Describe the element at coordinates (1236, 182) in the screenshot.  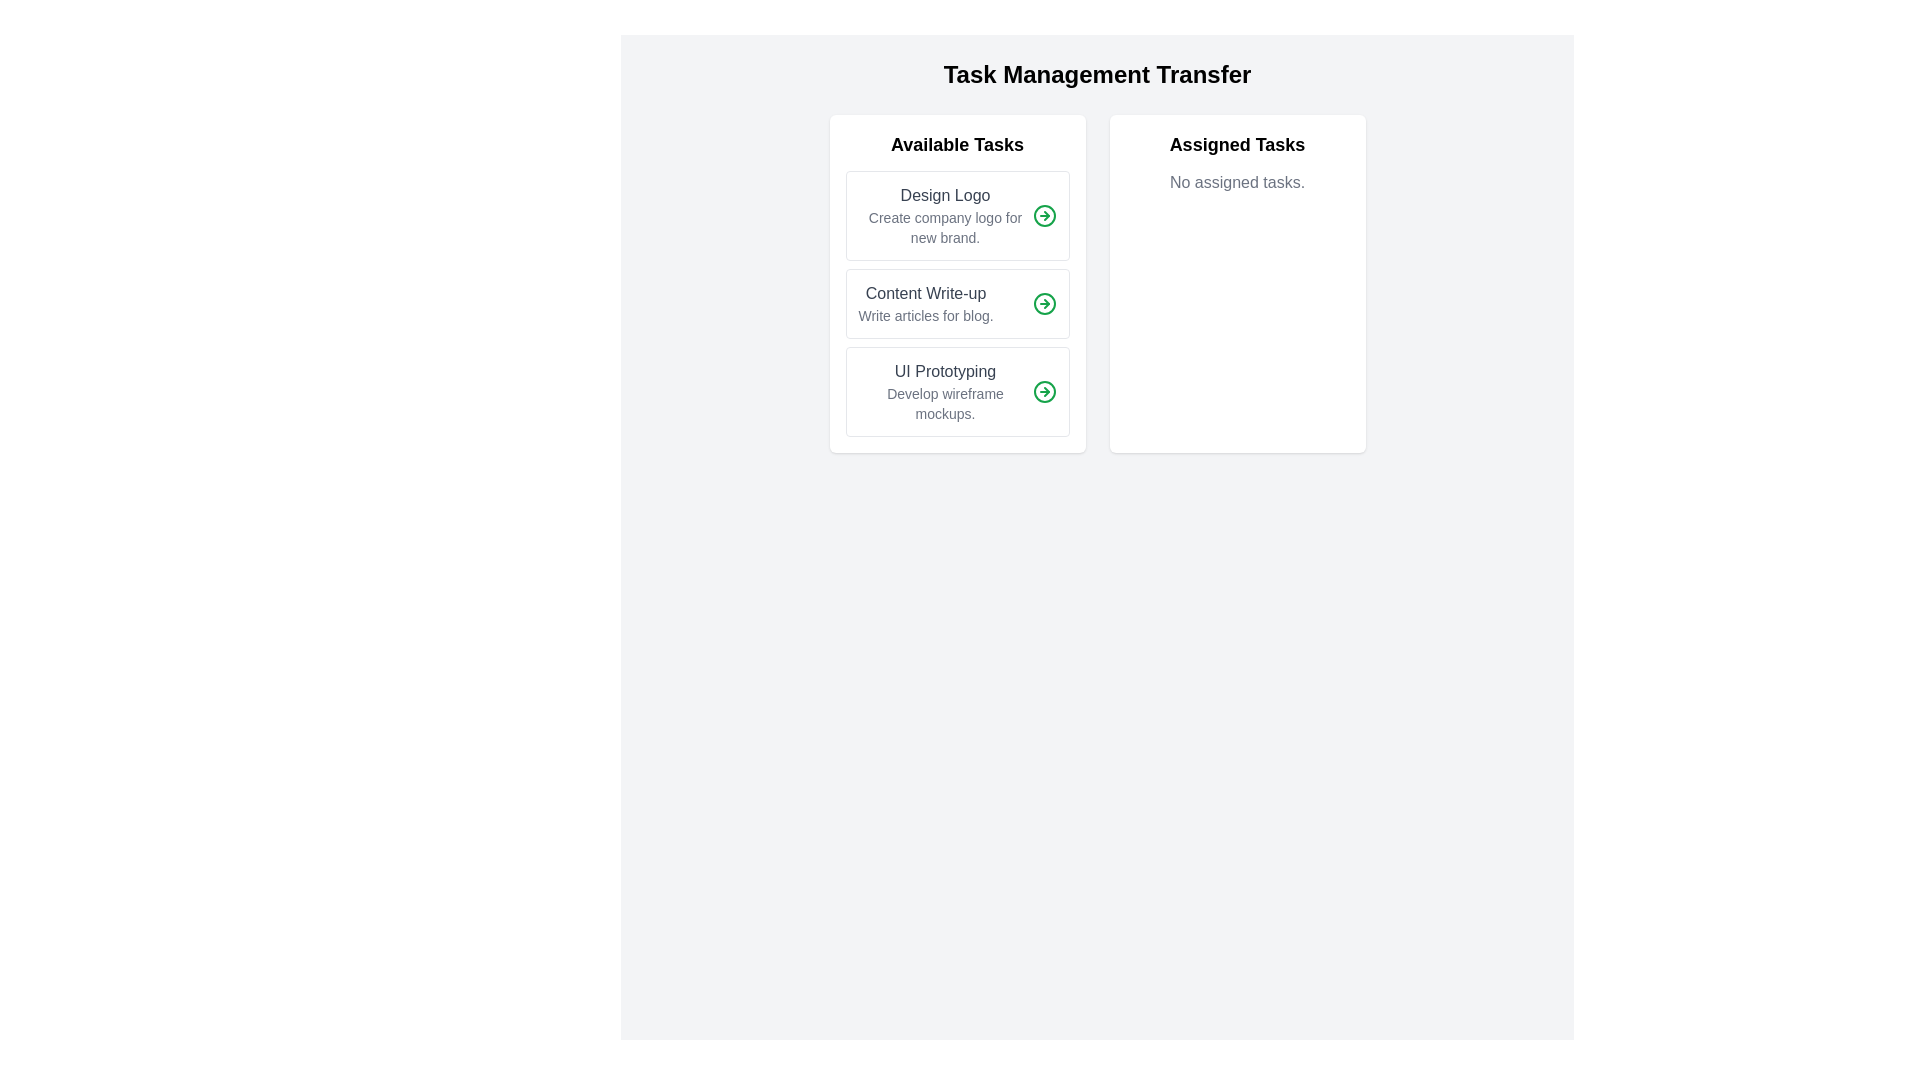
I see `the text label indicating that there are currently no tasks assigned, located beneath the 'Assigned Tasks' title label on the right-hand side of the interface` at that location.